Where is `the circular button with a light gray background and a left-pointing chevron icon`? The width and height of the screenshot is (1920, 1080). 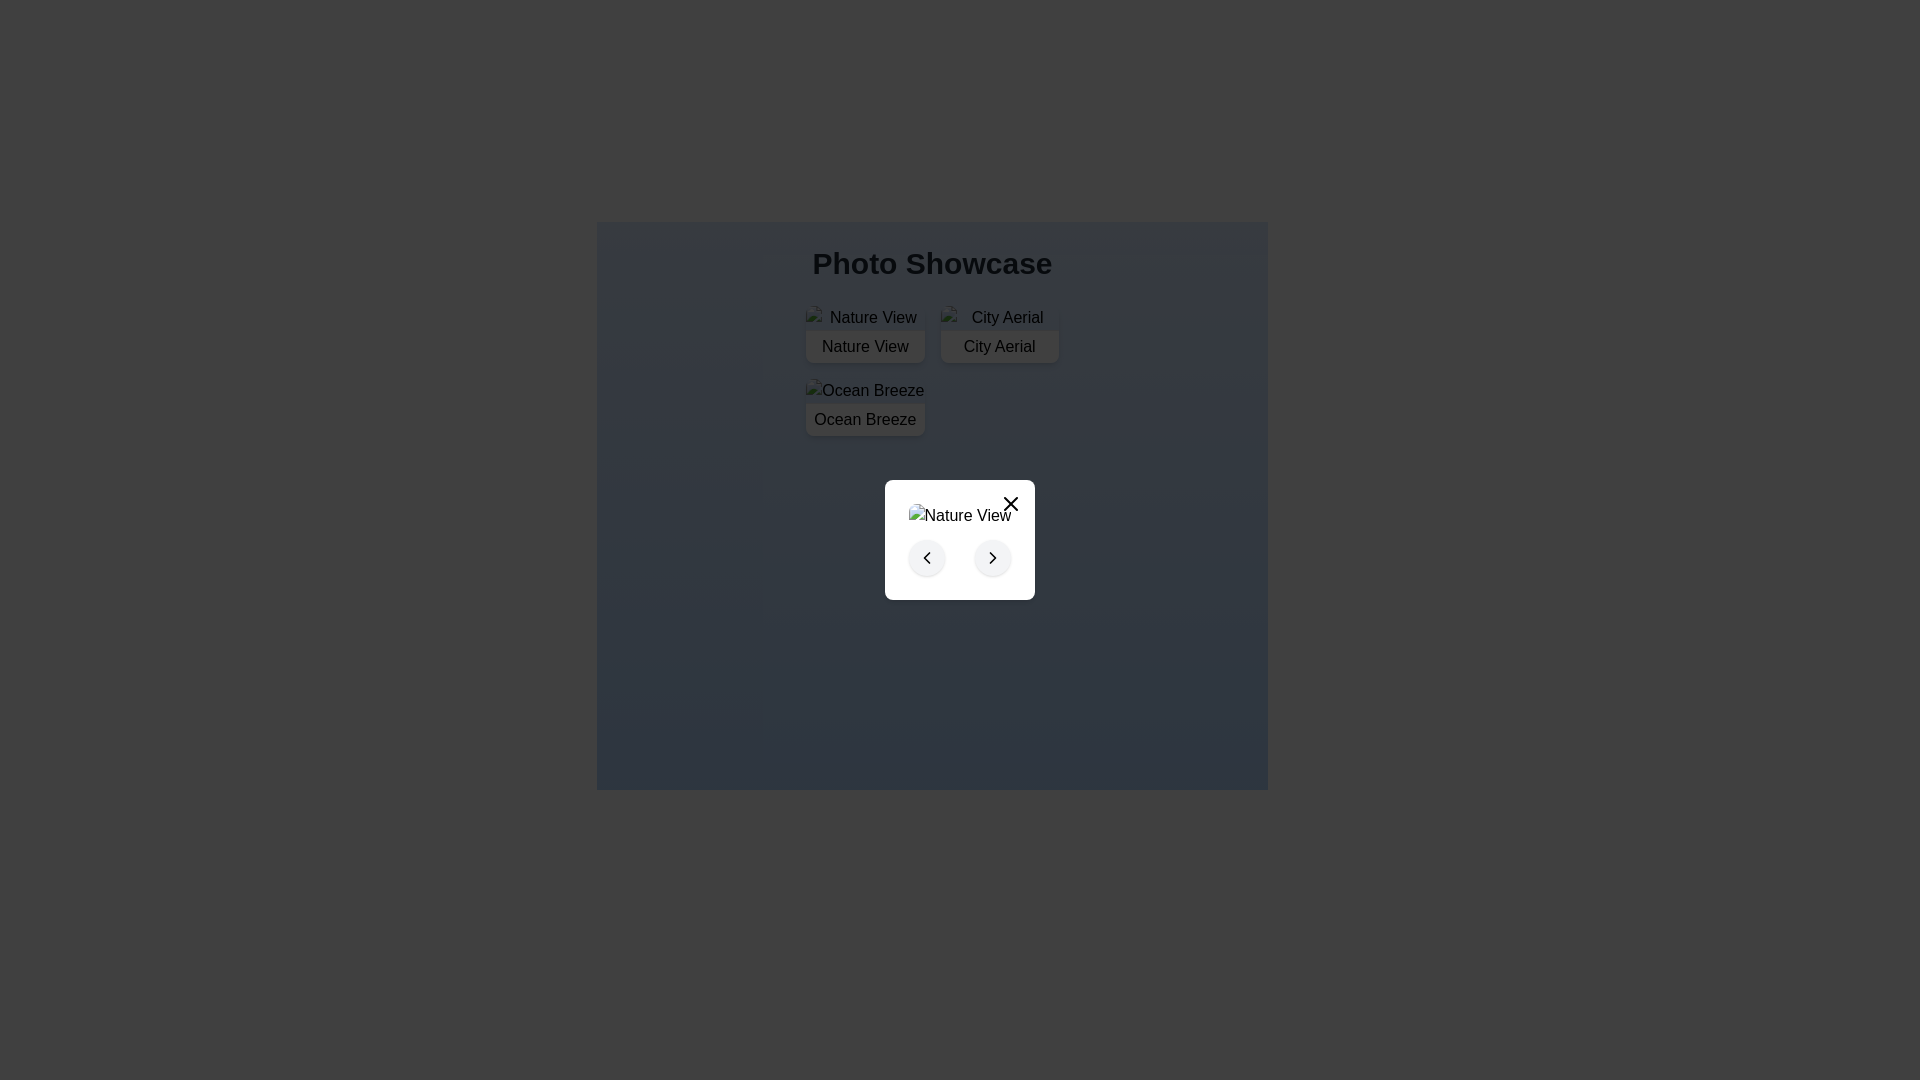
the circular button with a light gray background and a left-pointing chevron icon is located at coordinates (925, 558).